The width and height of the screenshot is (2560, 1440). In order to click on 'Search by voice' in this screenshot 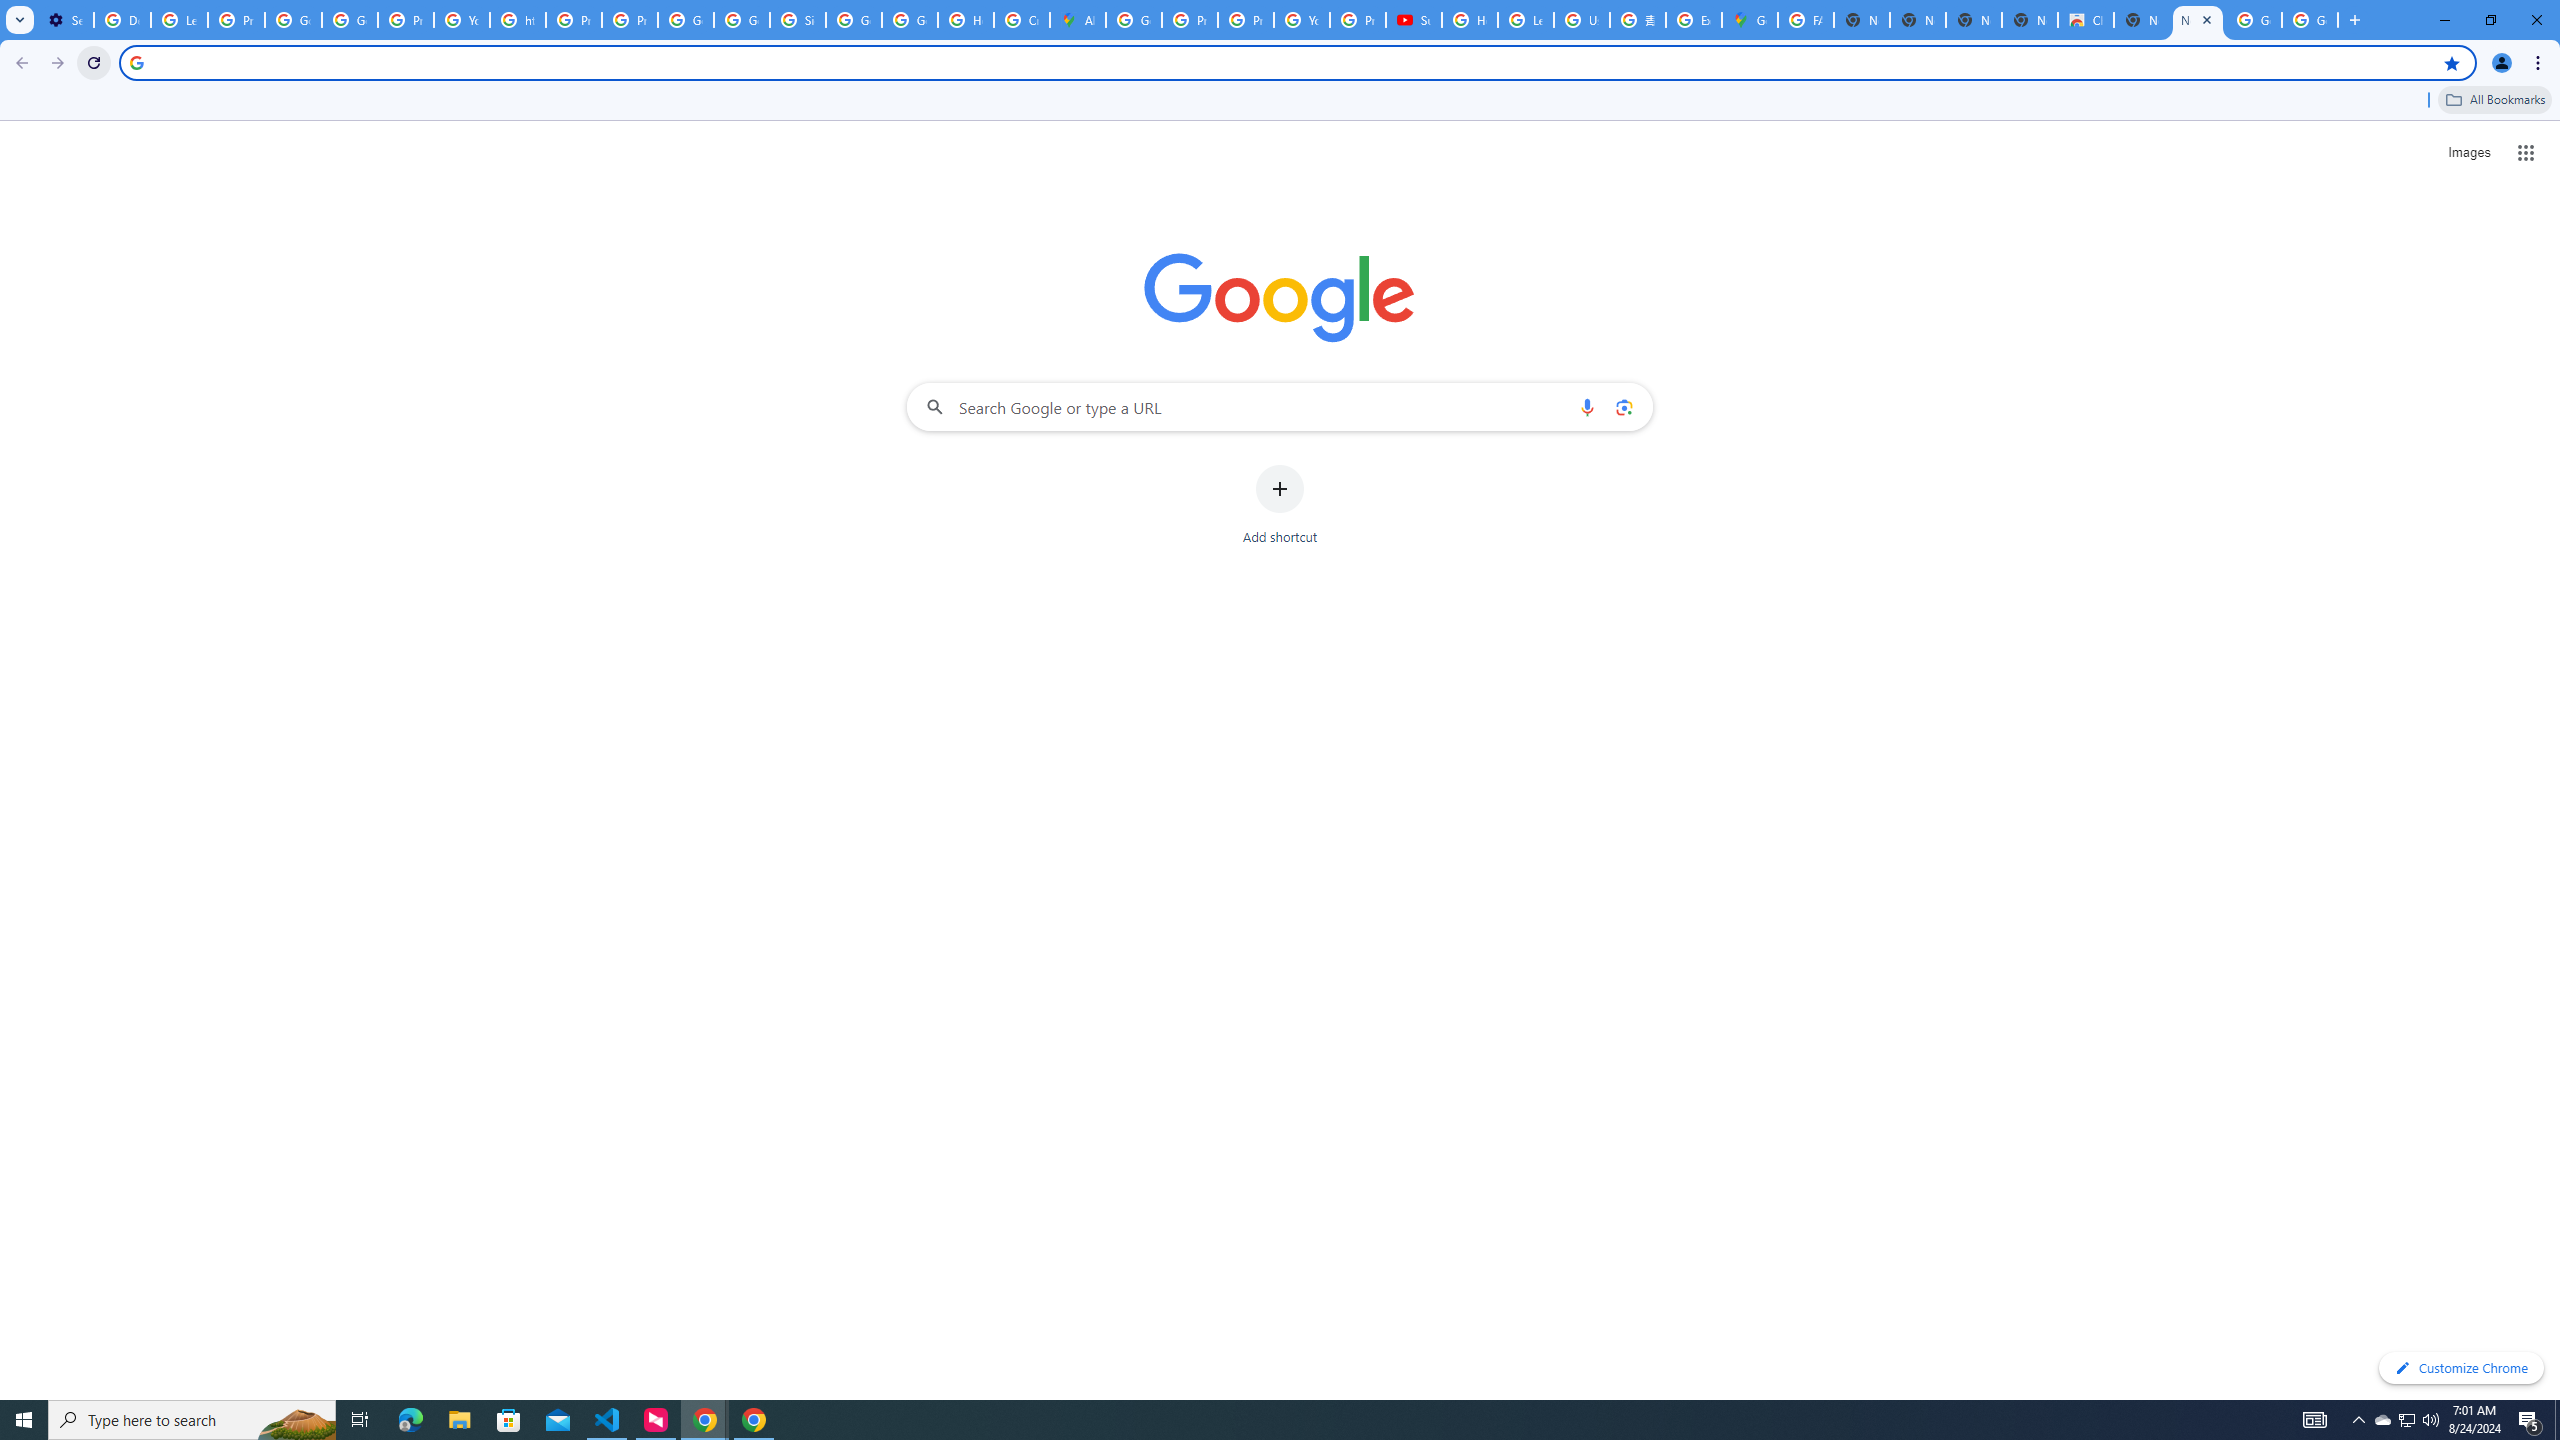, I will do `click(1586, 405)`.